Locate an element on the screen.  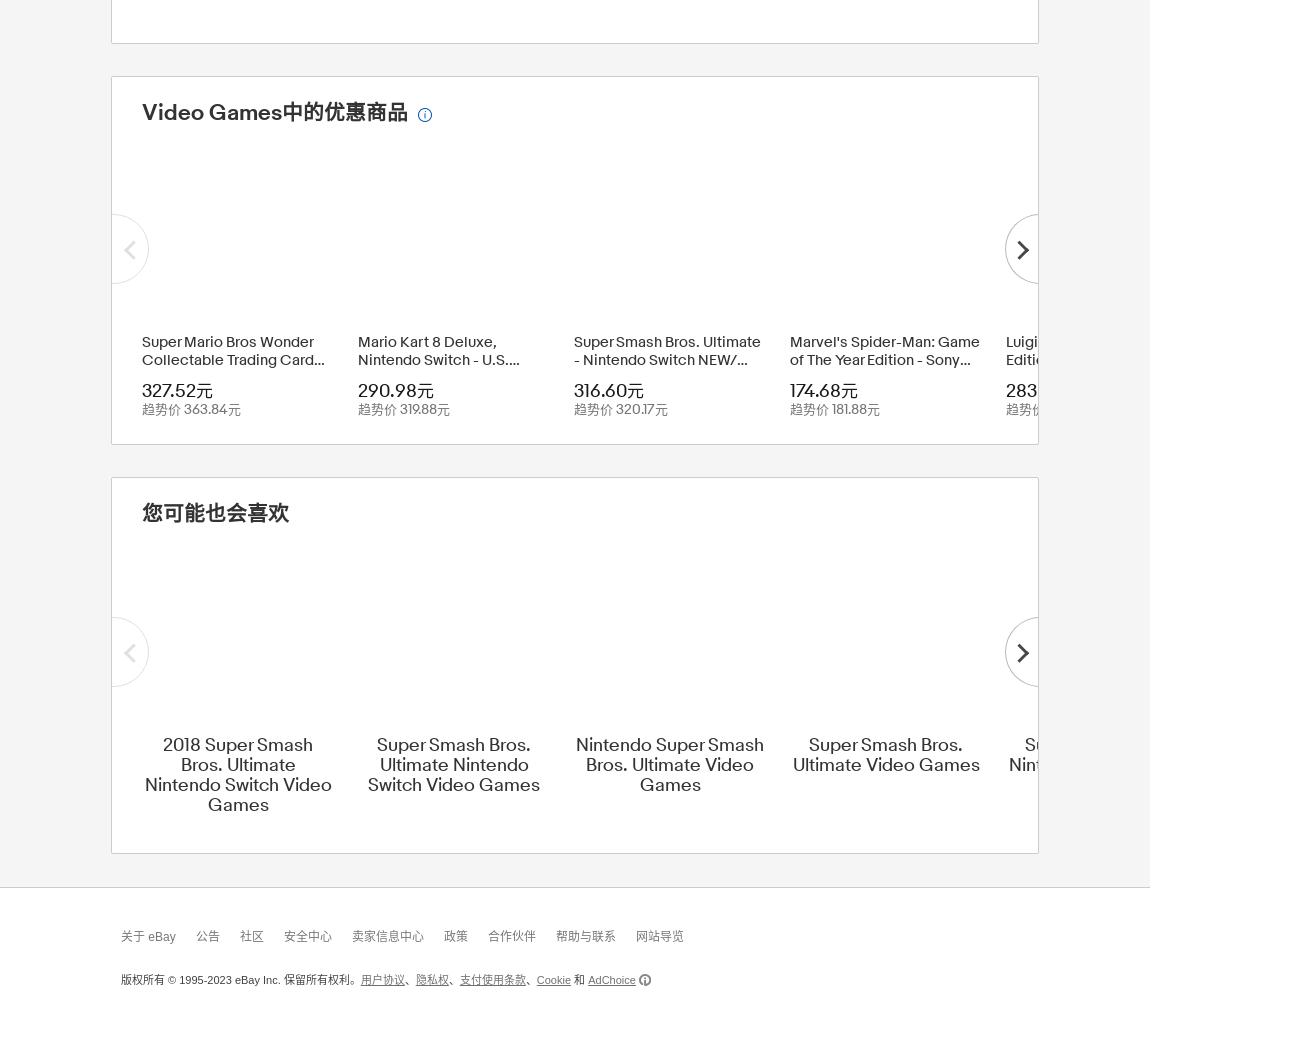
'Cookie' is located at coordinates (553, 979).